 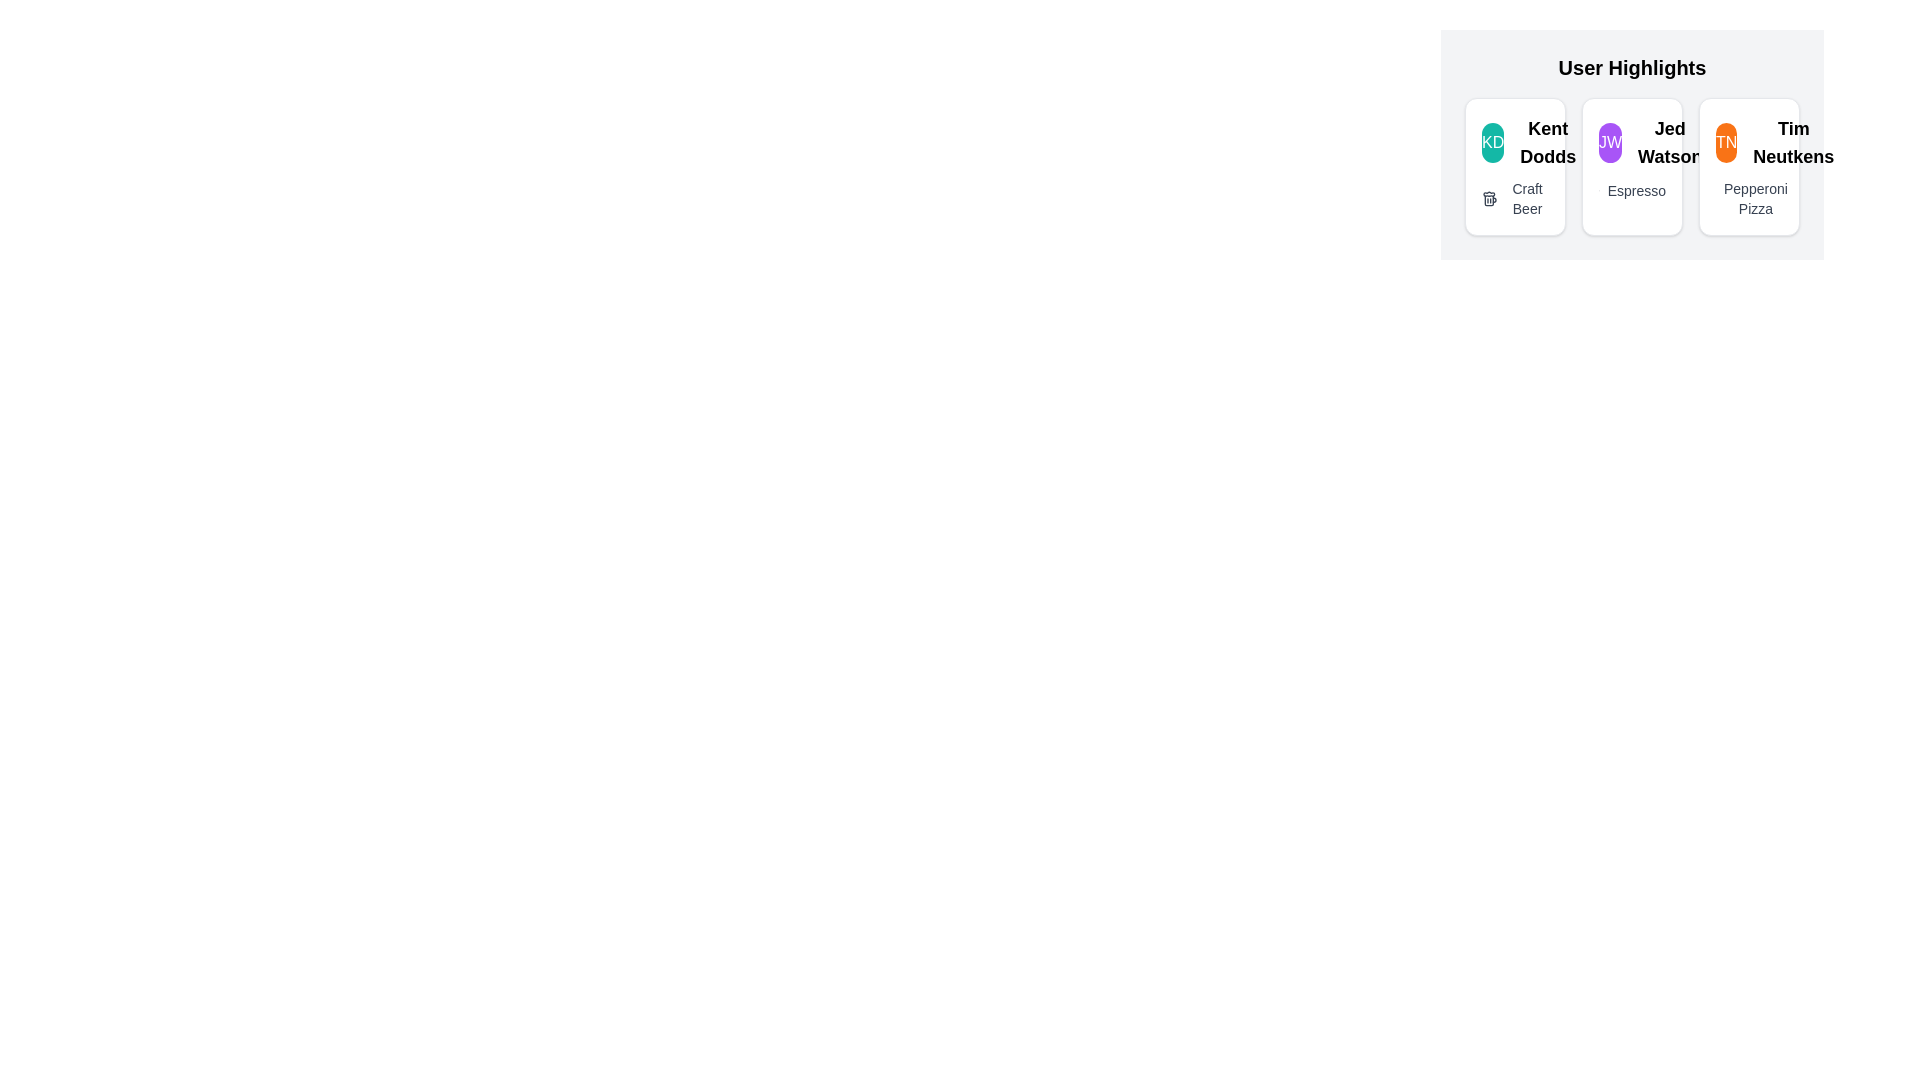 What do you see at coordinates (1632, 144) in the screenshot?
I see `the middle card with the initials badge 'JW', name 'Jed Watson', and description 'Espresso'` at bounding box center [1632, 144].